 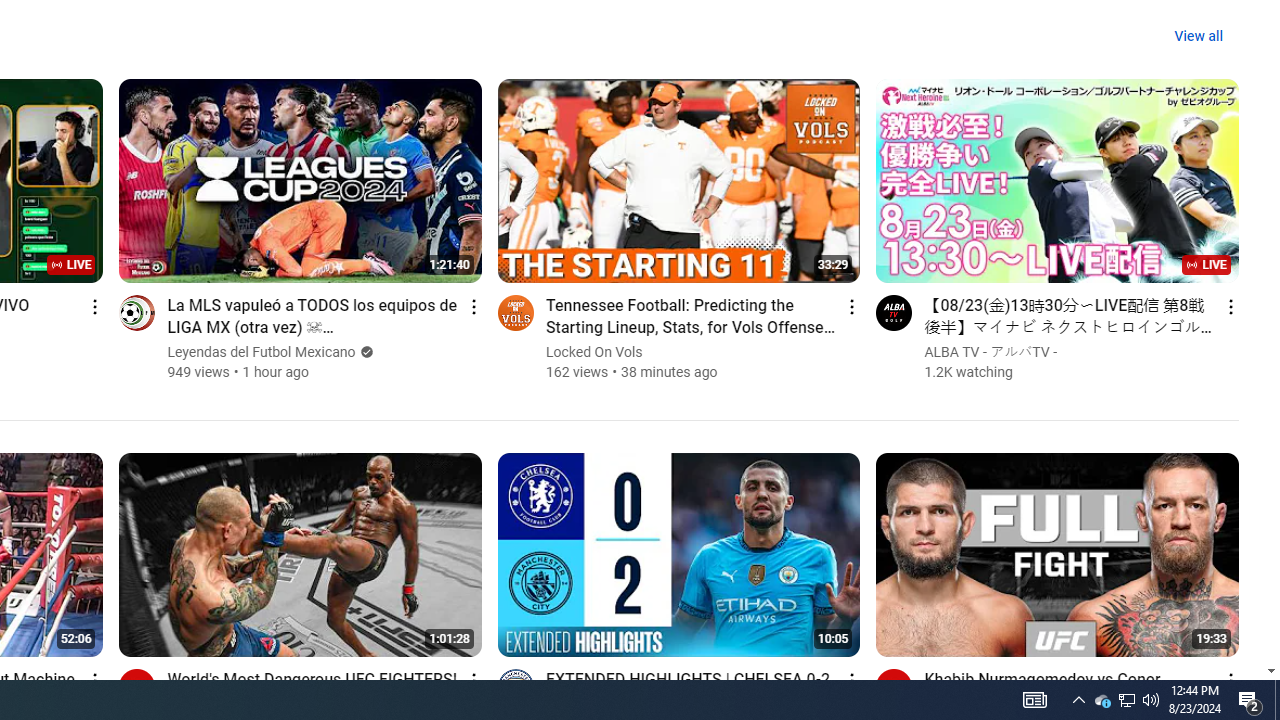 I want to click on 'Verified', so click(x=364, y=351).